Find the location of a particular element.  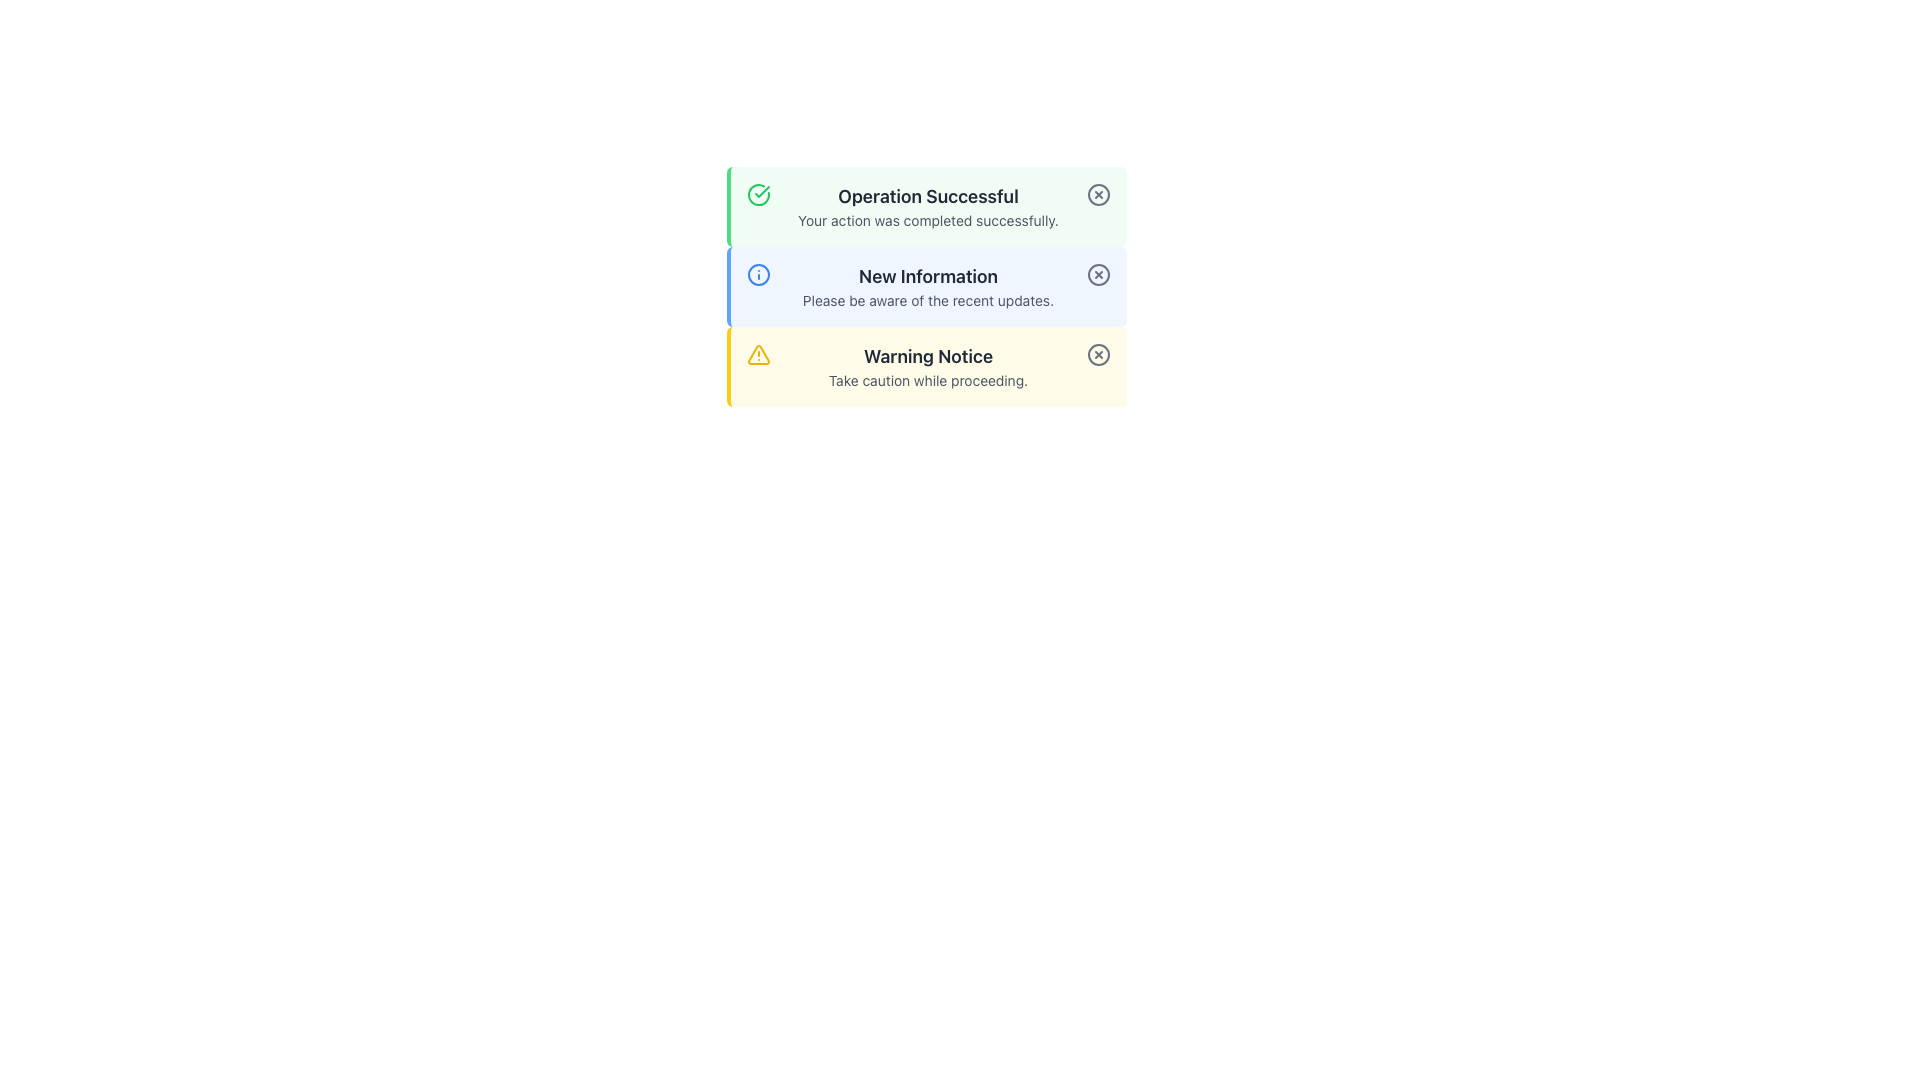

the warning icon located in the lower-left region of the 'Warning Notice' message box is located at coordinates (757, 353).